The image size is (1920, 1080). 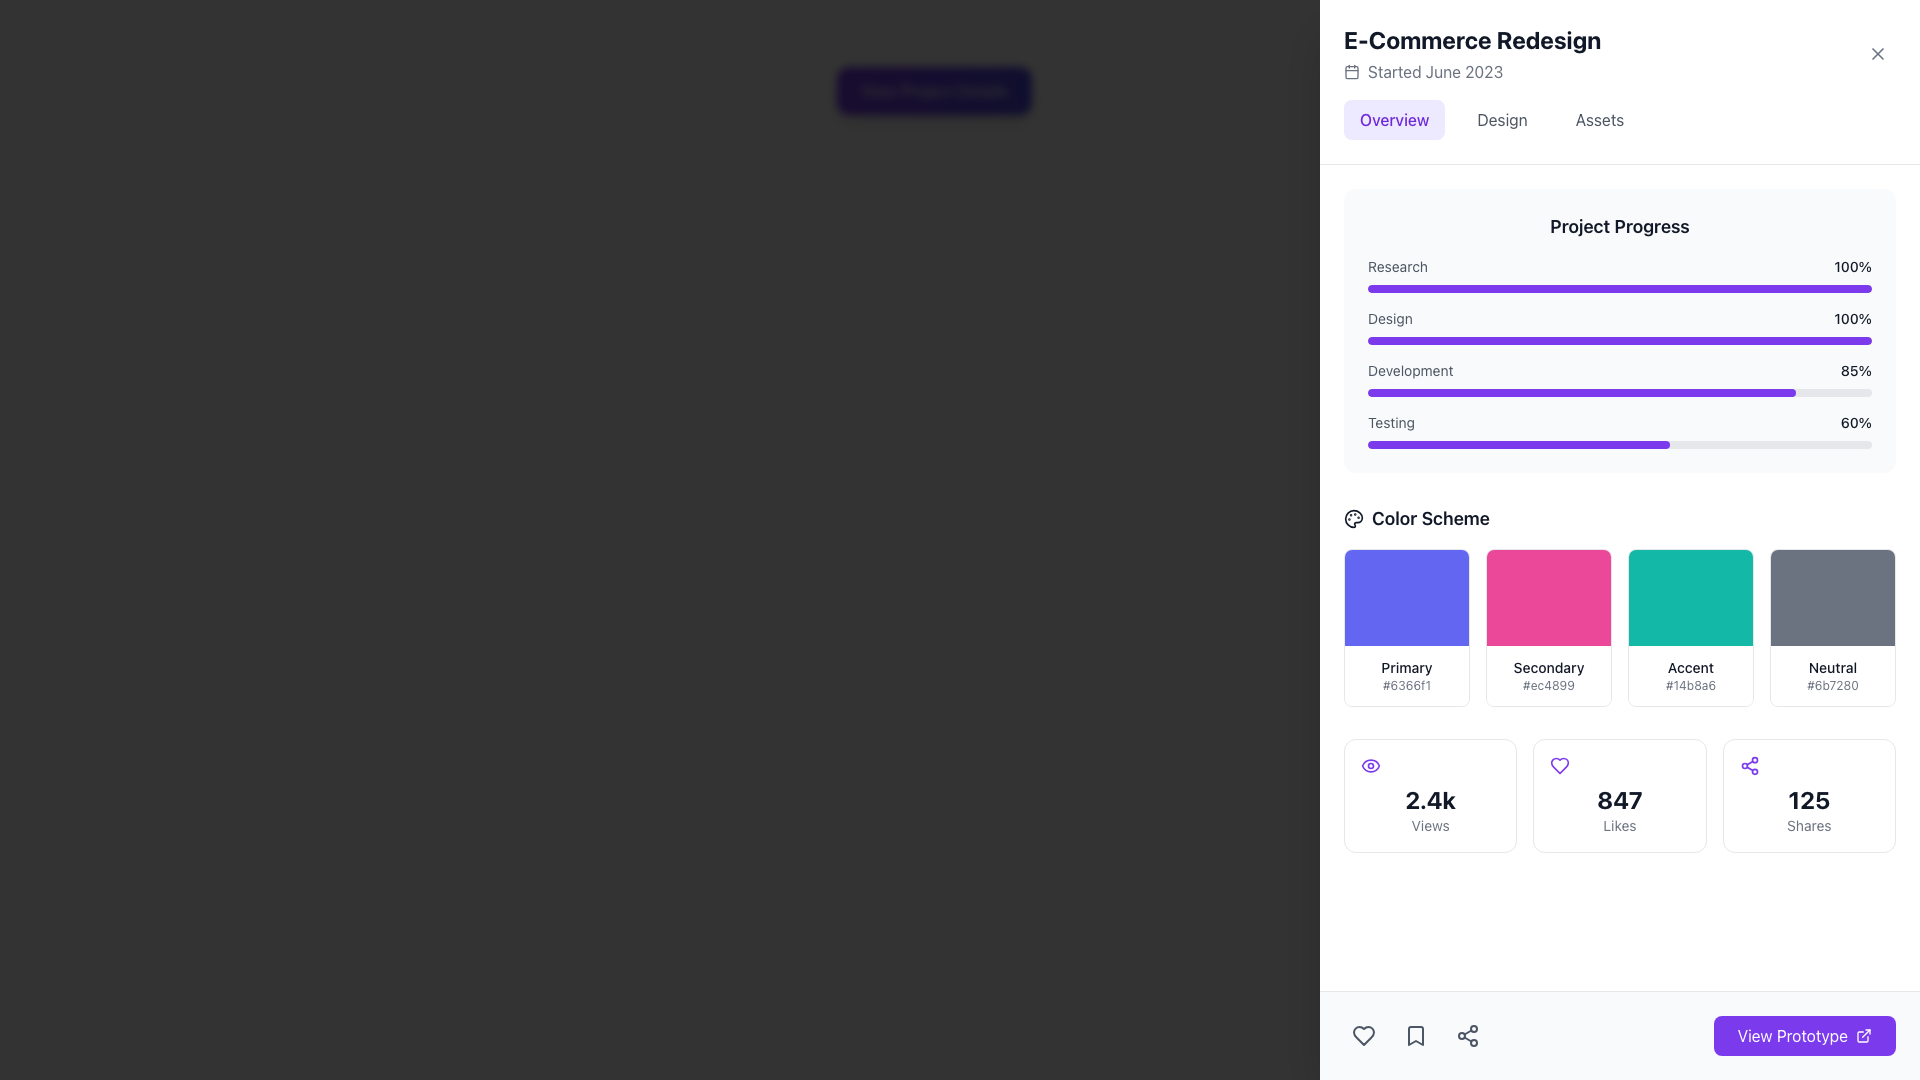 What do you see at coordinates (1389, 318) in the screenshot?
I see `the 'Design' text label in the right-hand panel under the 'Project Progress' section, which is gray and aligned horizontally with other text elements` at bounding box center [1389, 318].